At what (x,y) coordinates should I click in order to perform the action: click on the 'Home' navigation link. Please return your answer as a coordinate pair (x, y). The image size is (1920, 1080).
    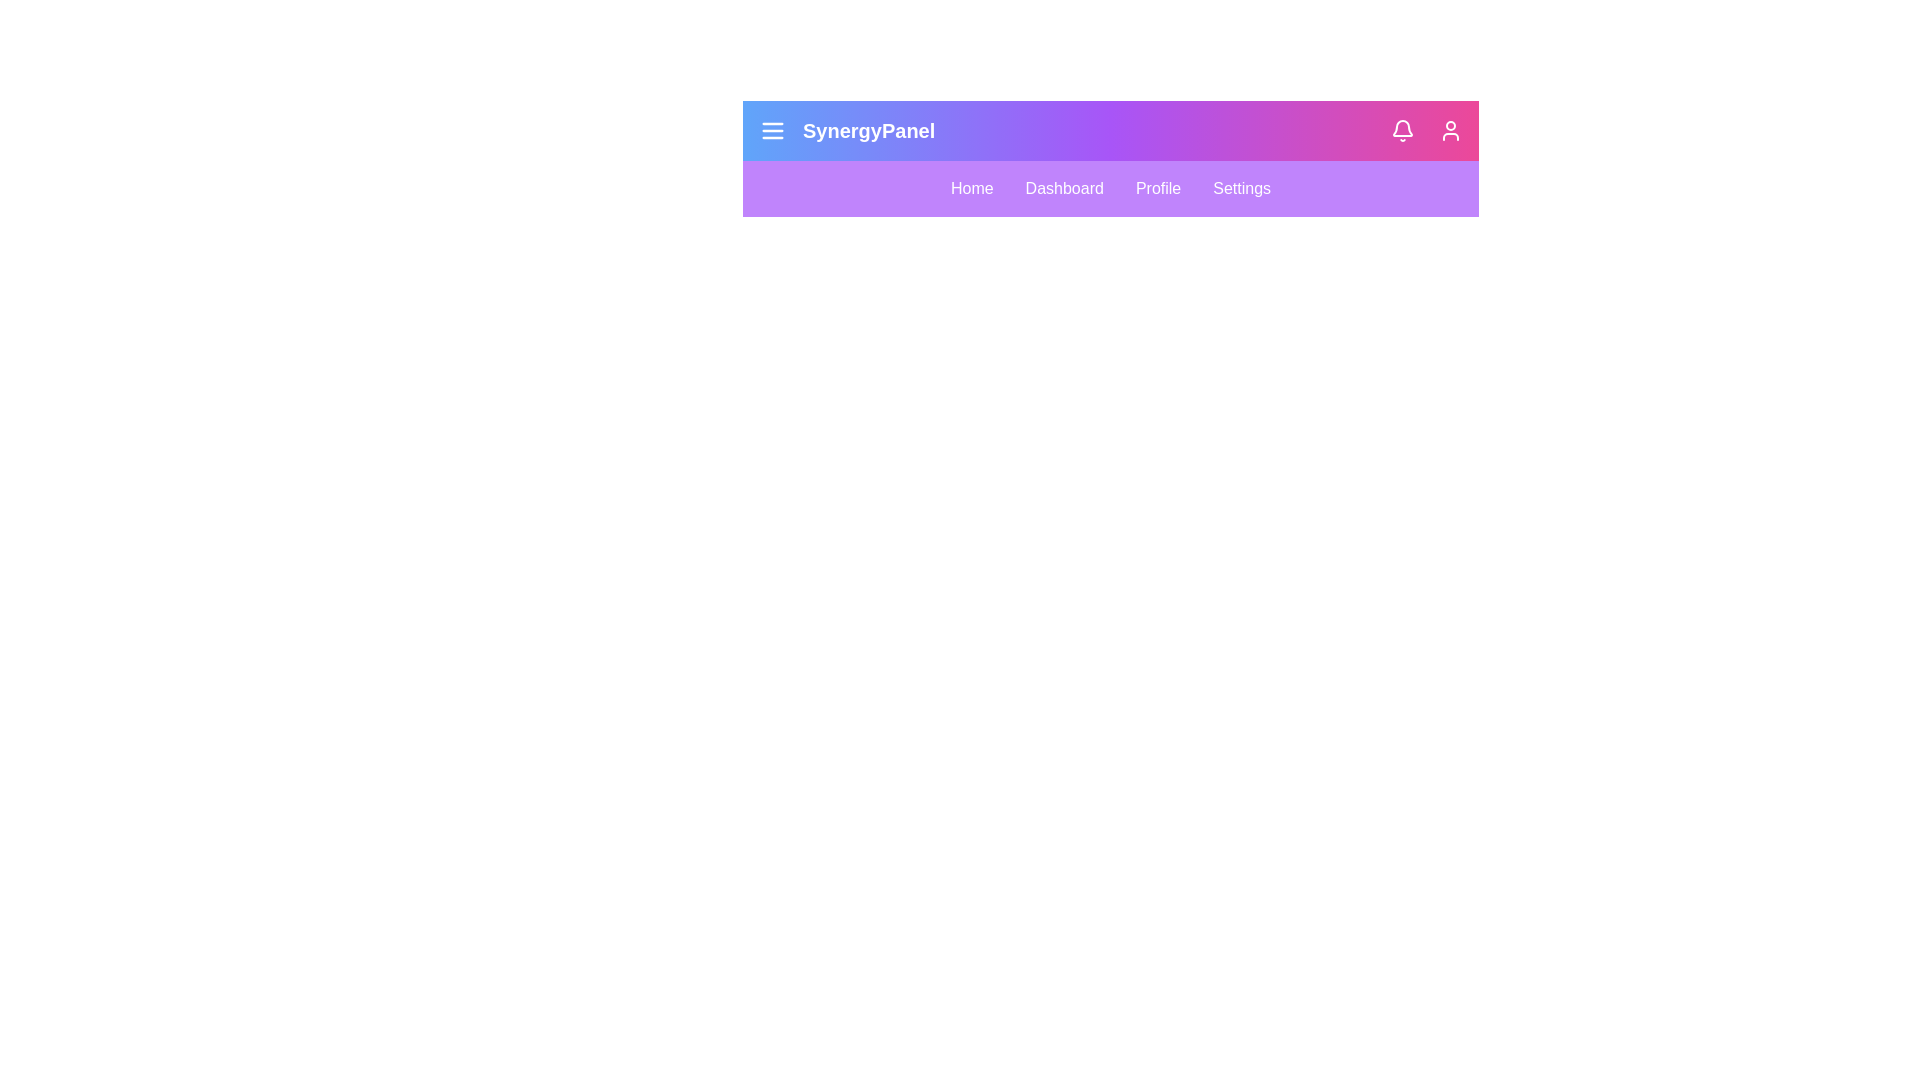
    Looking at the image, I should click on (971, 189).